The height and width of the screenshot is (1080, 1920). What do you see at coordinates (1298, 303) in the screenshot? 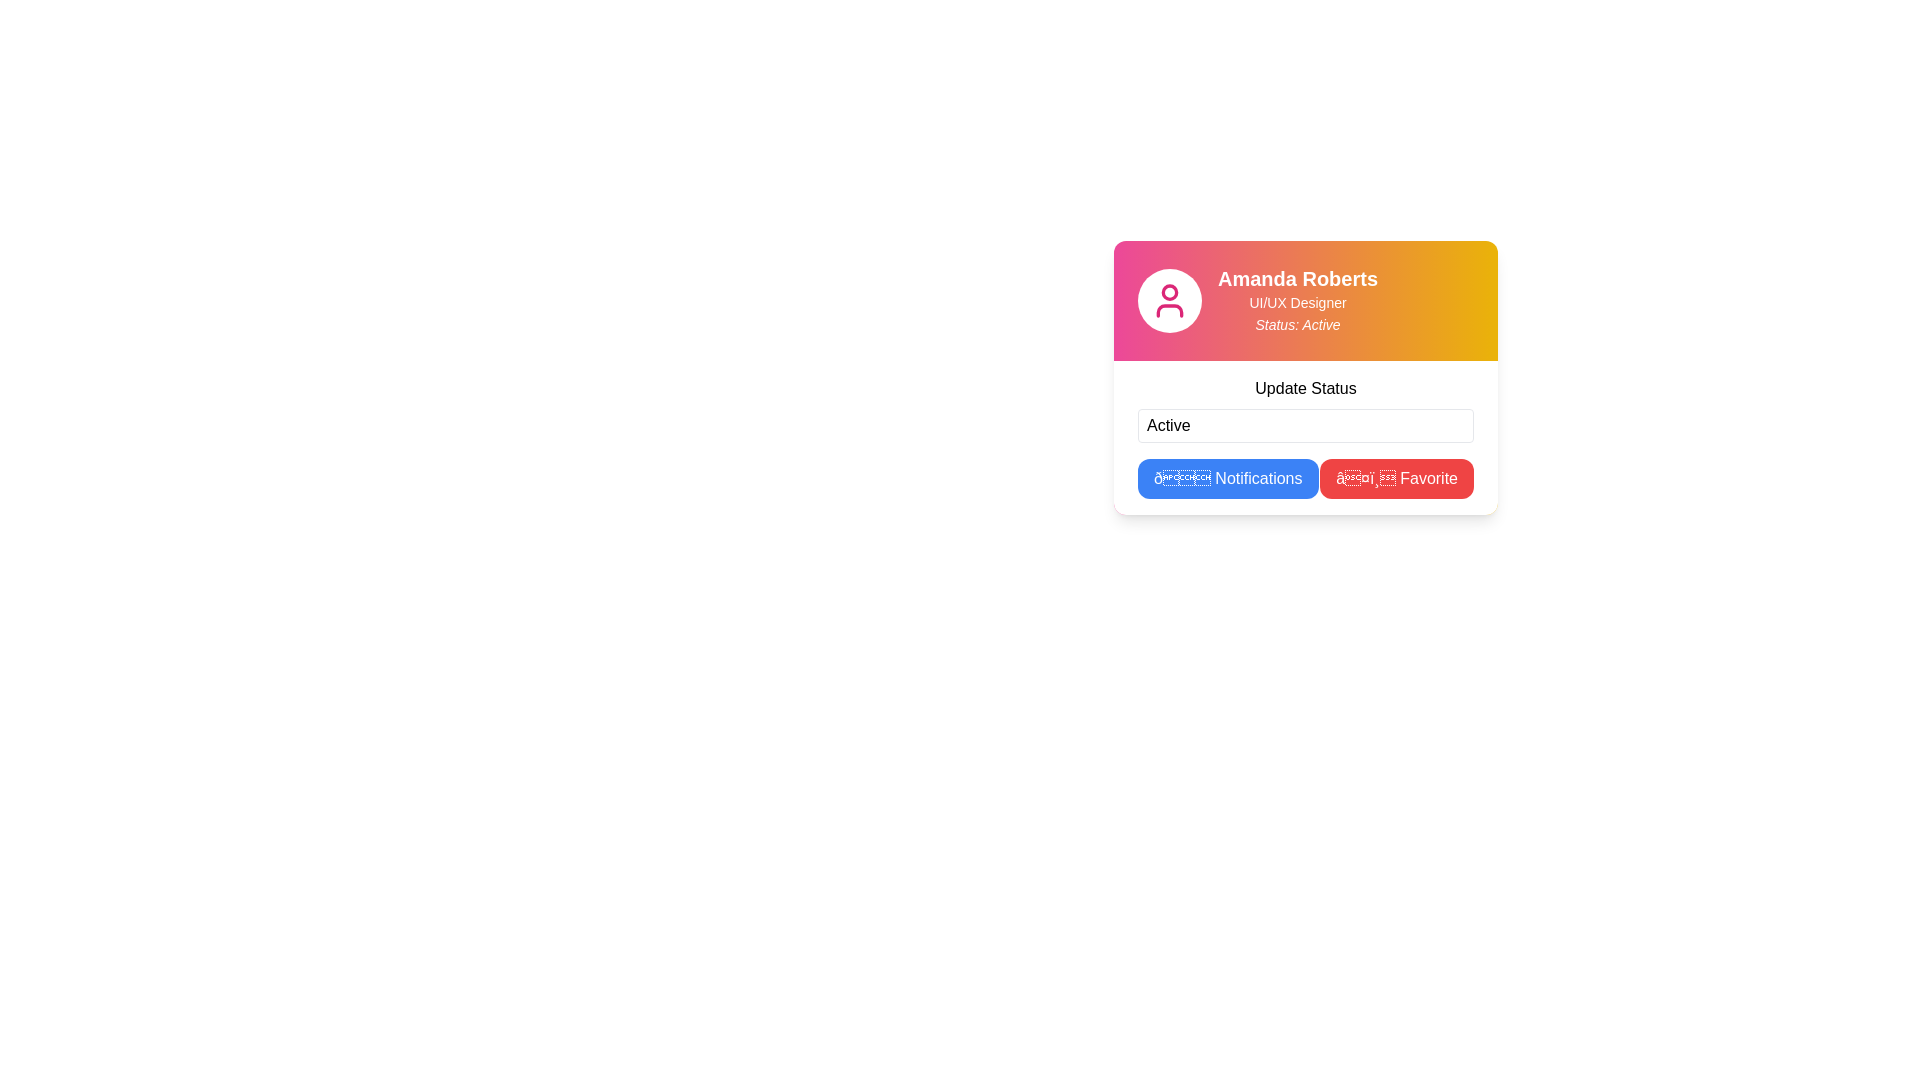
I see `the text label that identifies the professional role or title of the user, positioned between 'Amanda Roberts' and 'Status: Active'` at bounding box center [1298, 303].